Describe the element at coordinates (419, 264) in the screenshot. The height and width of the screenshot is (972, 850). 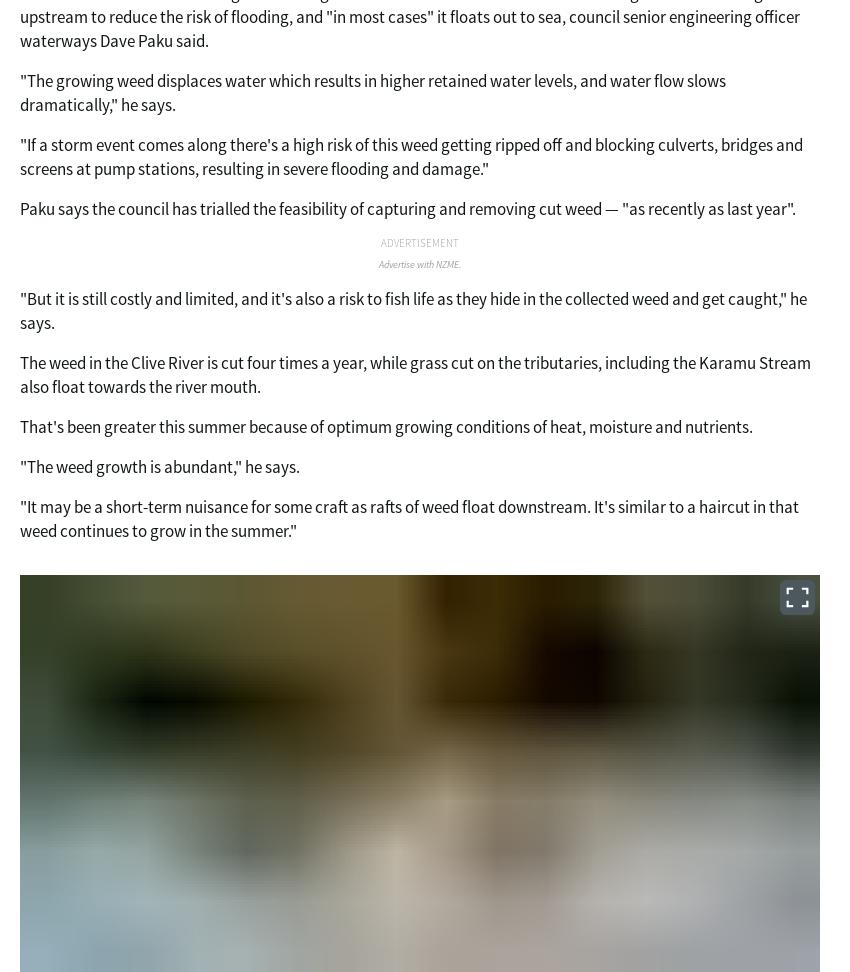
I see `'Advertise with NZME.'` at that location.